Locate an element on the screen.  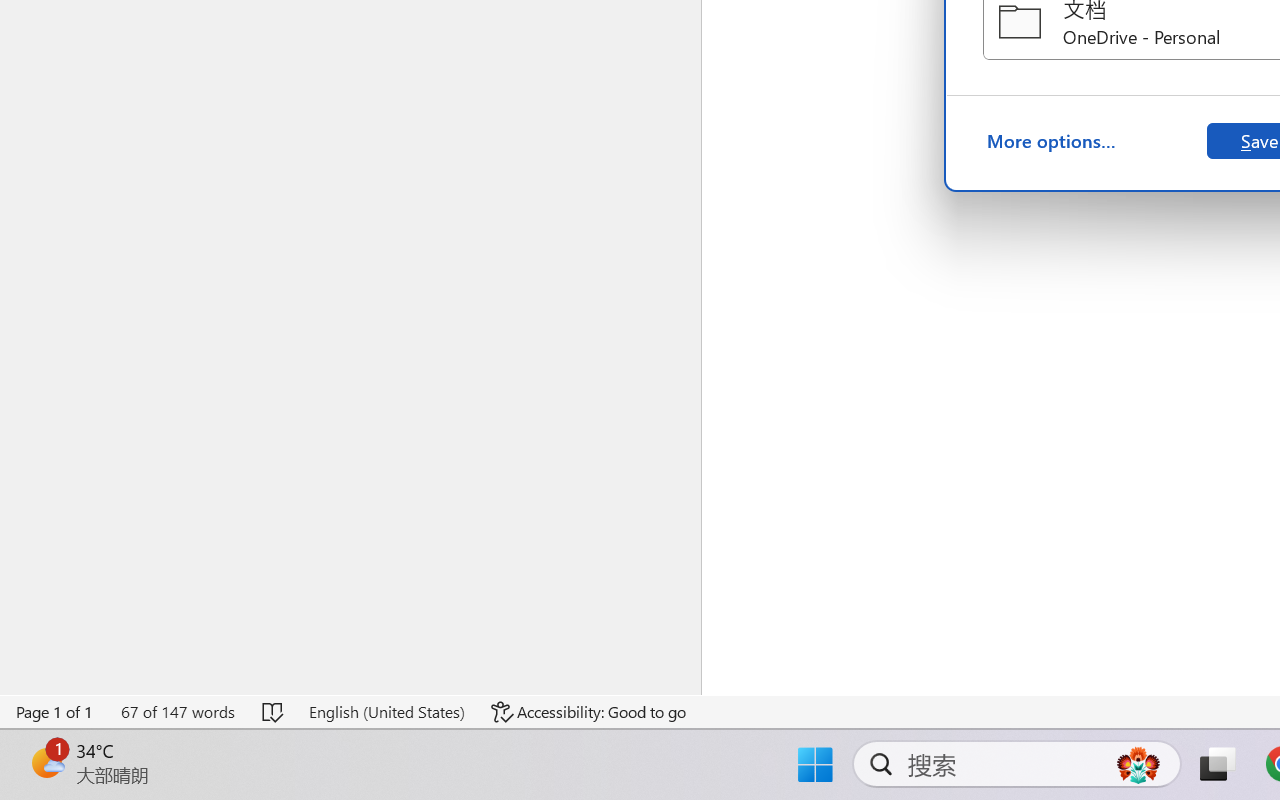
'Page Number Page 1 of 1' is located at coordinates (55, 711).